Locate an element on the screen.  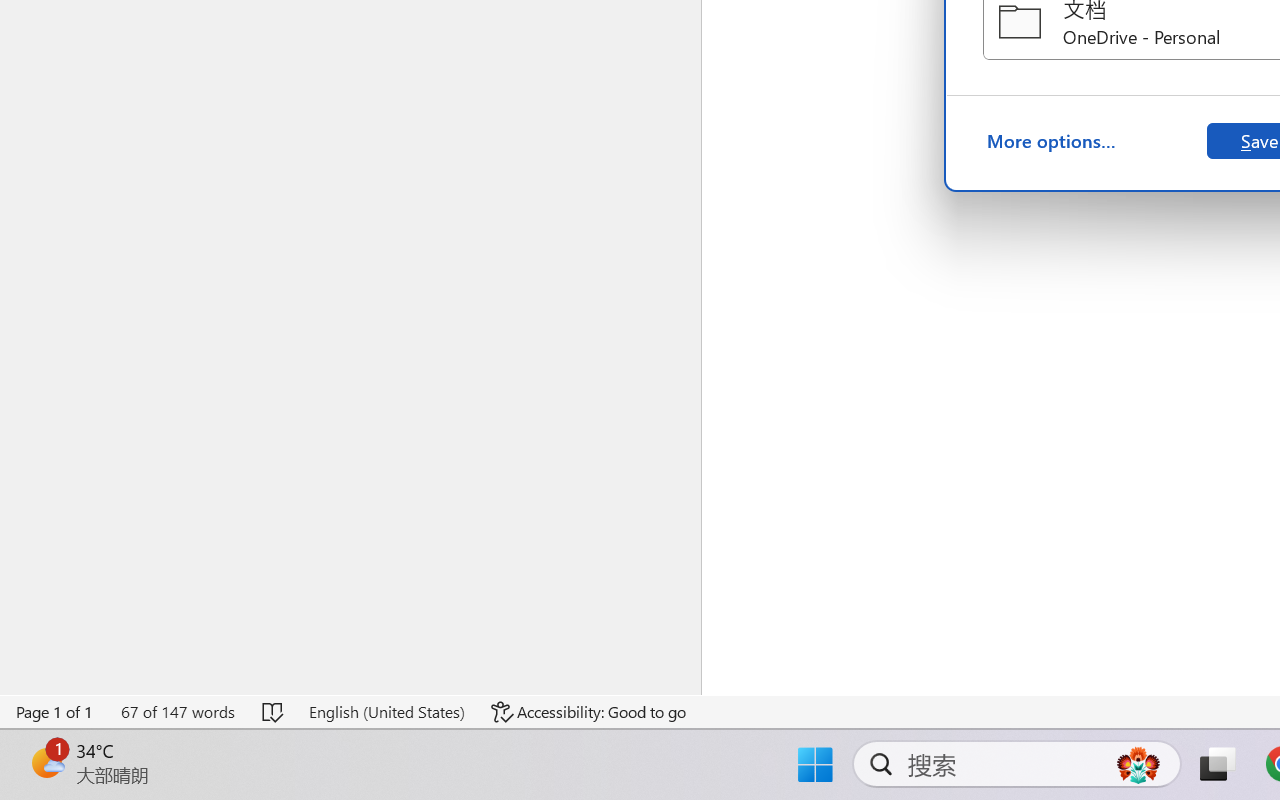
'Page Number Page 1 of 1' is located at coordinates (55, 711).